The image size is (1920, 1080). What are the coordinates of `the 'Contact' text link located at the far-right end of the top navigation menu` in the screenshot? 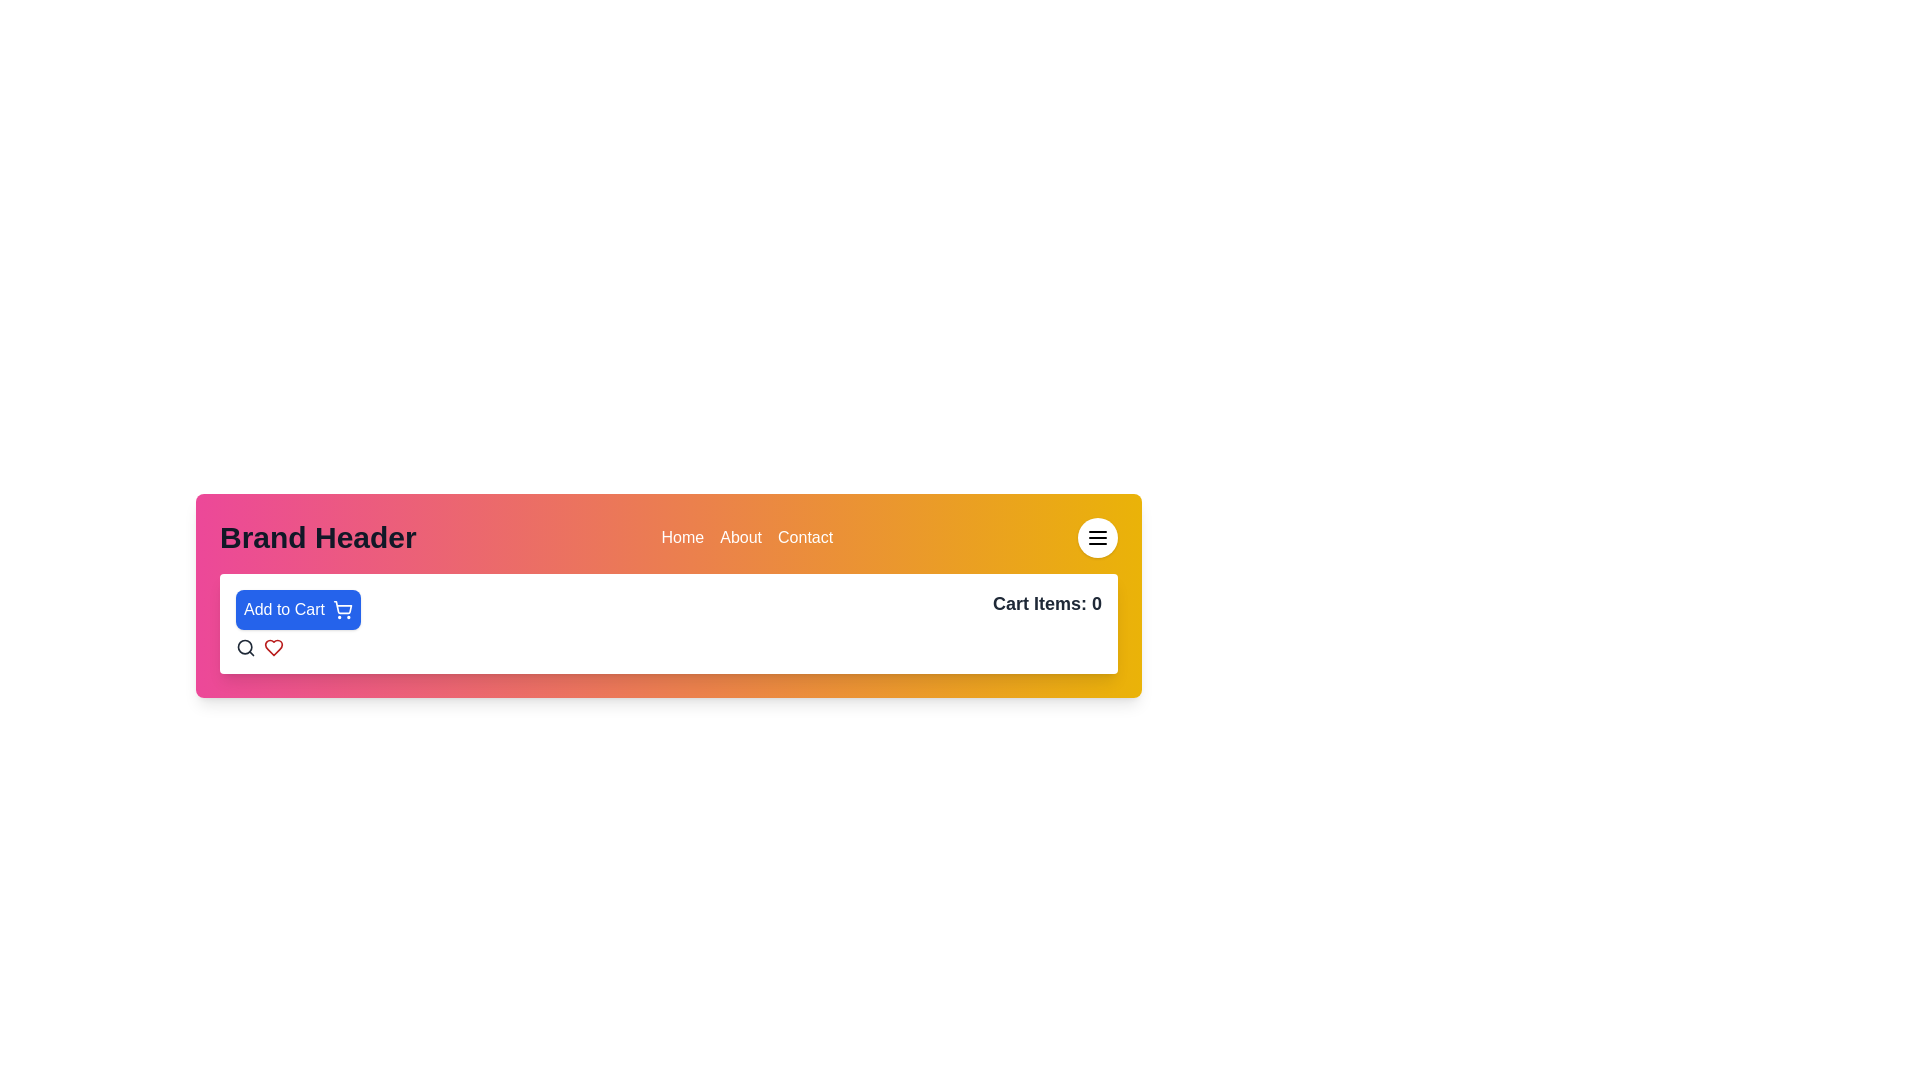 It's located at (805, 536).